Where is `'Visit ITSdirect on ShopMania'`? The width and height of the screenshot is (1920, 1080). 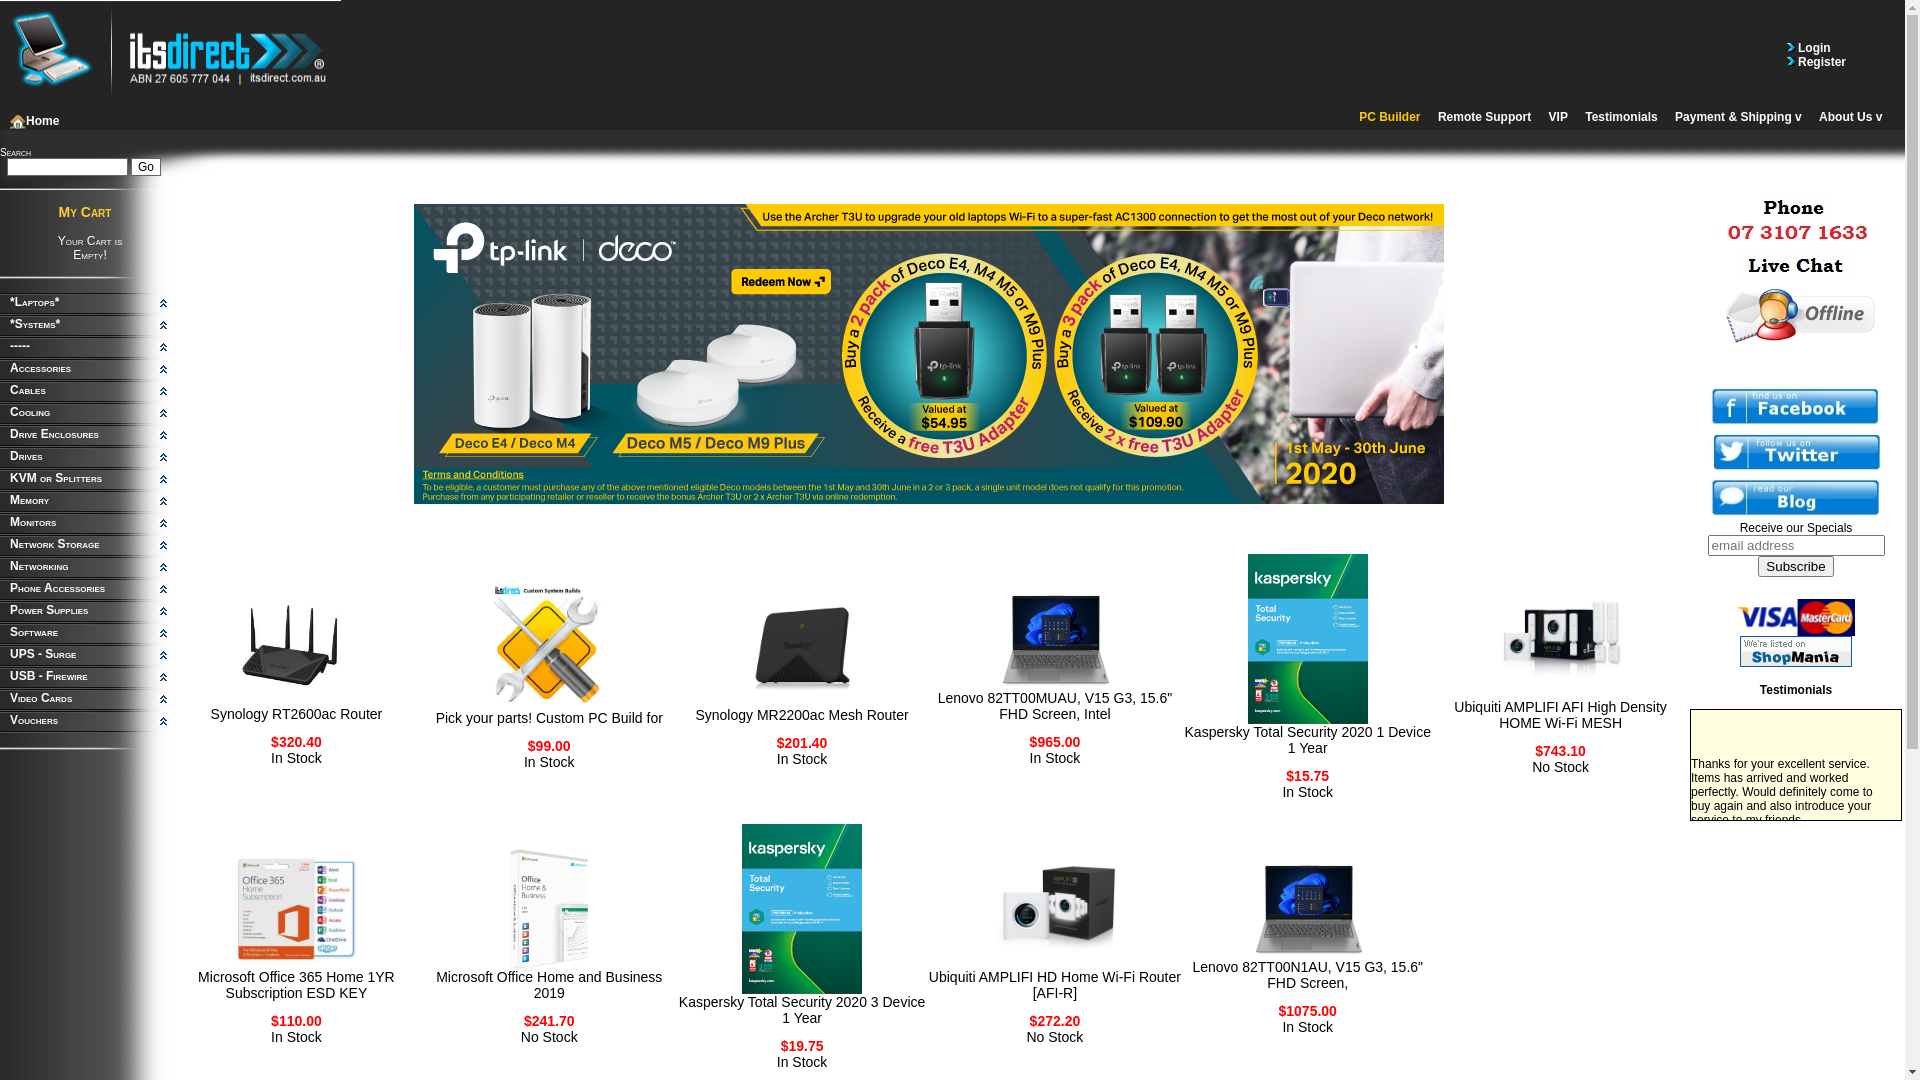
'Visit ITSdirect on ShopMania' is located at coordinates (1795, 651).